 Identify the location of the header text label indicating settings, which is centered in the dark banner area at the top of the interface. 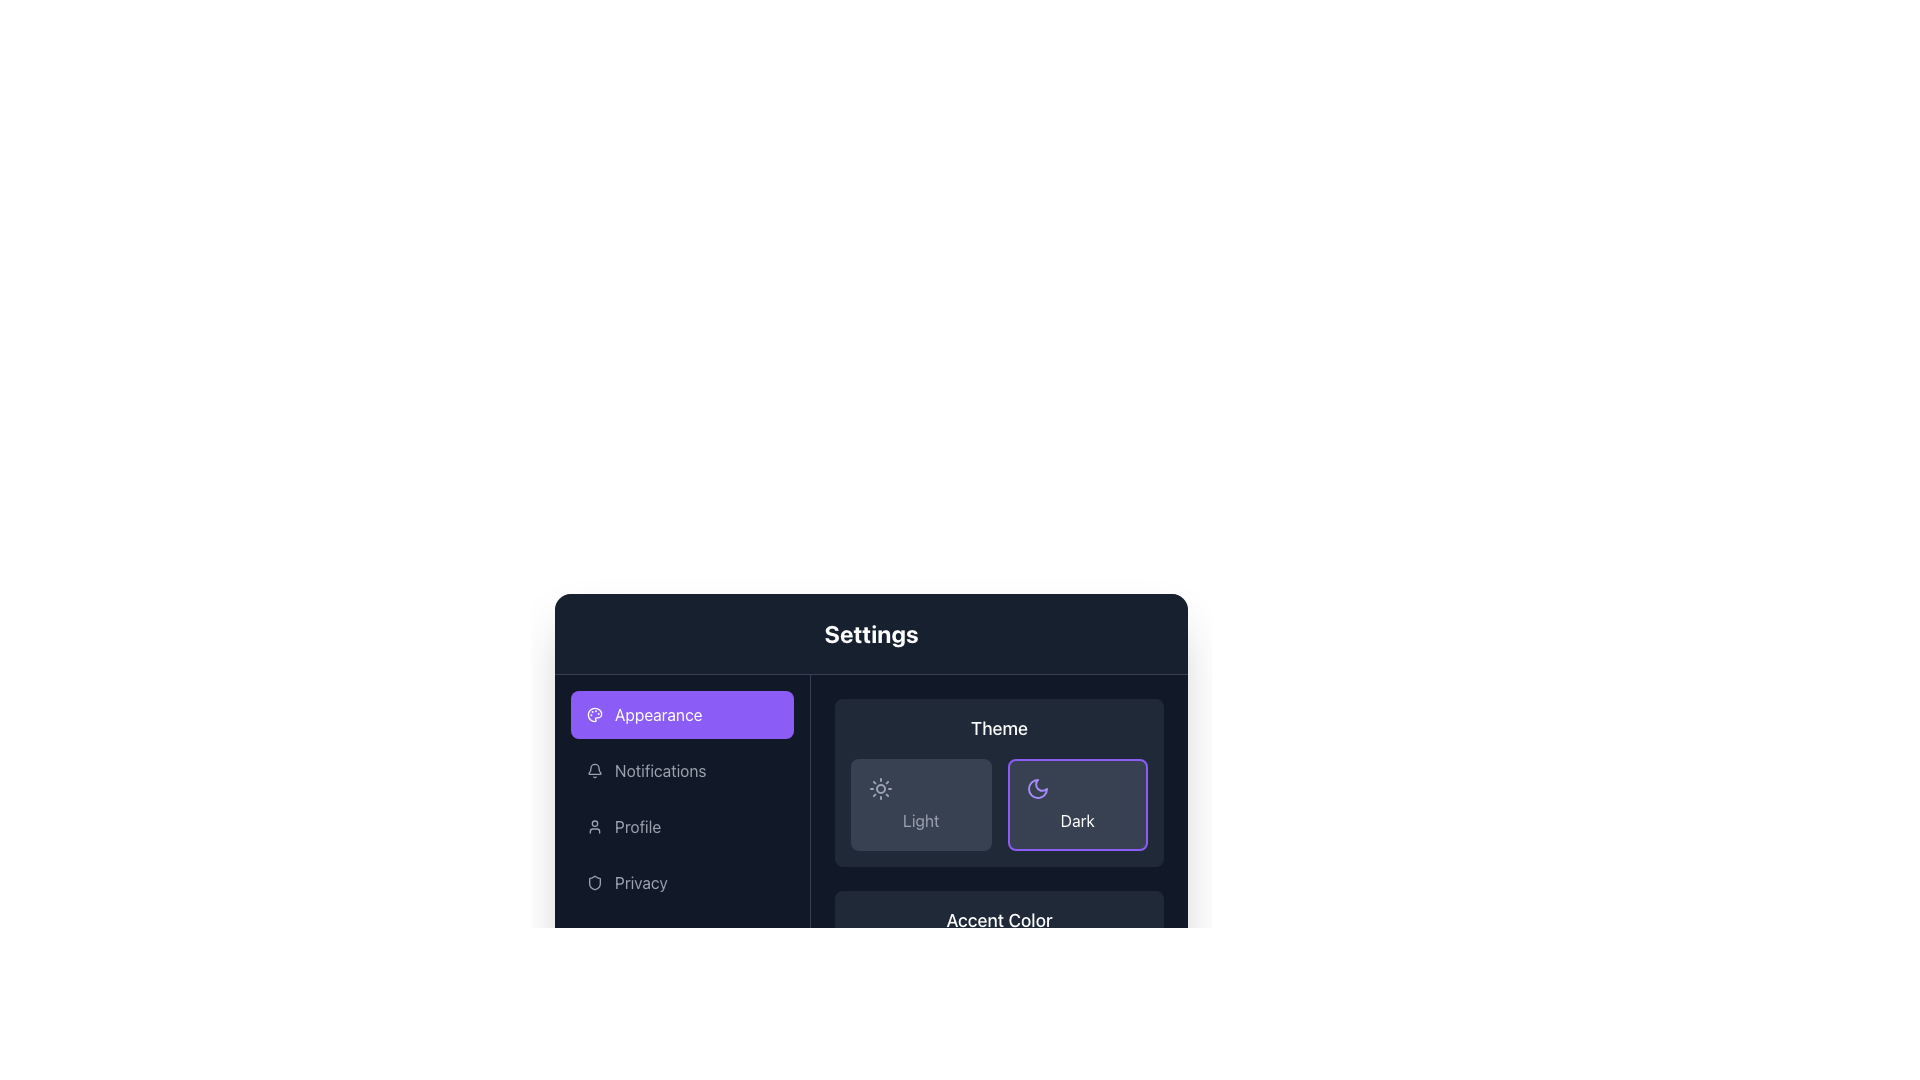
(871, 633).